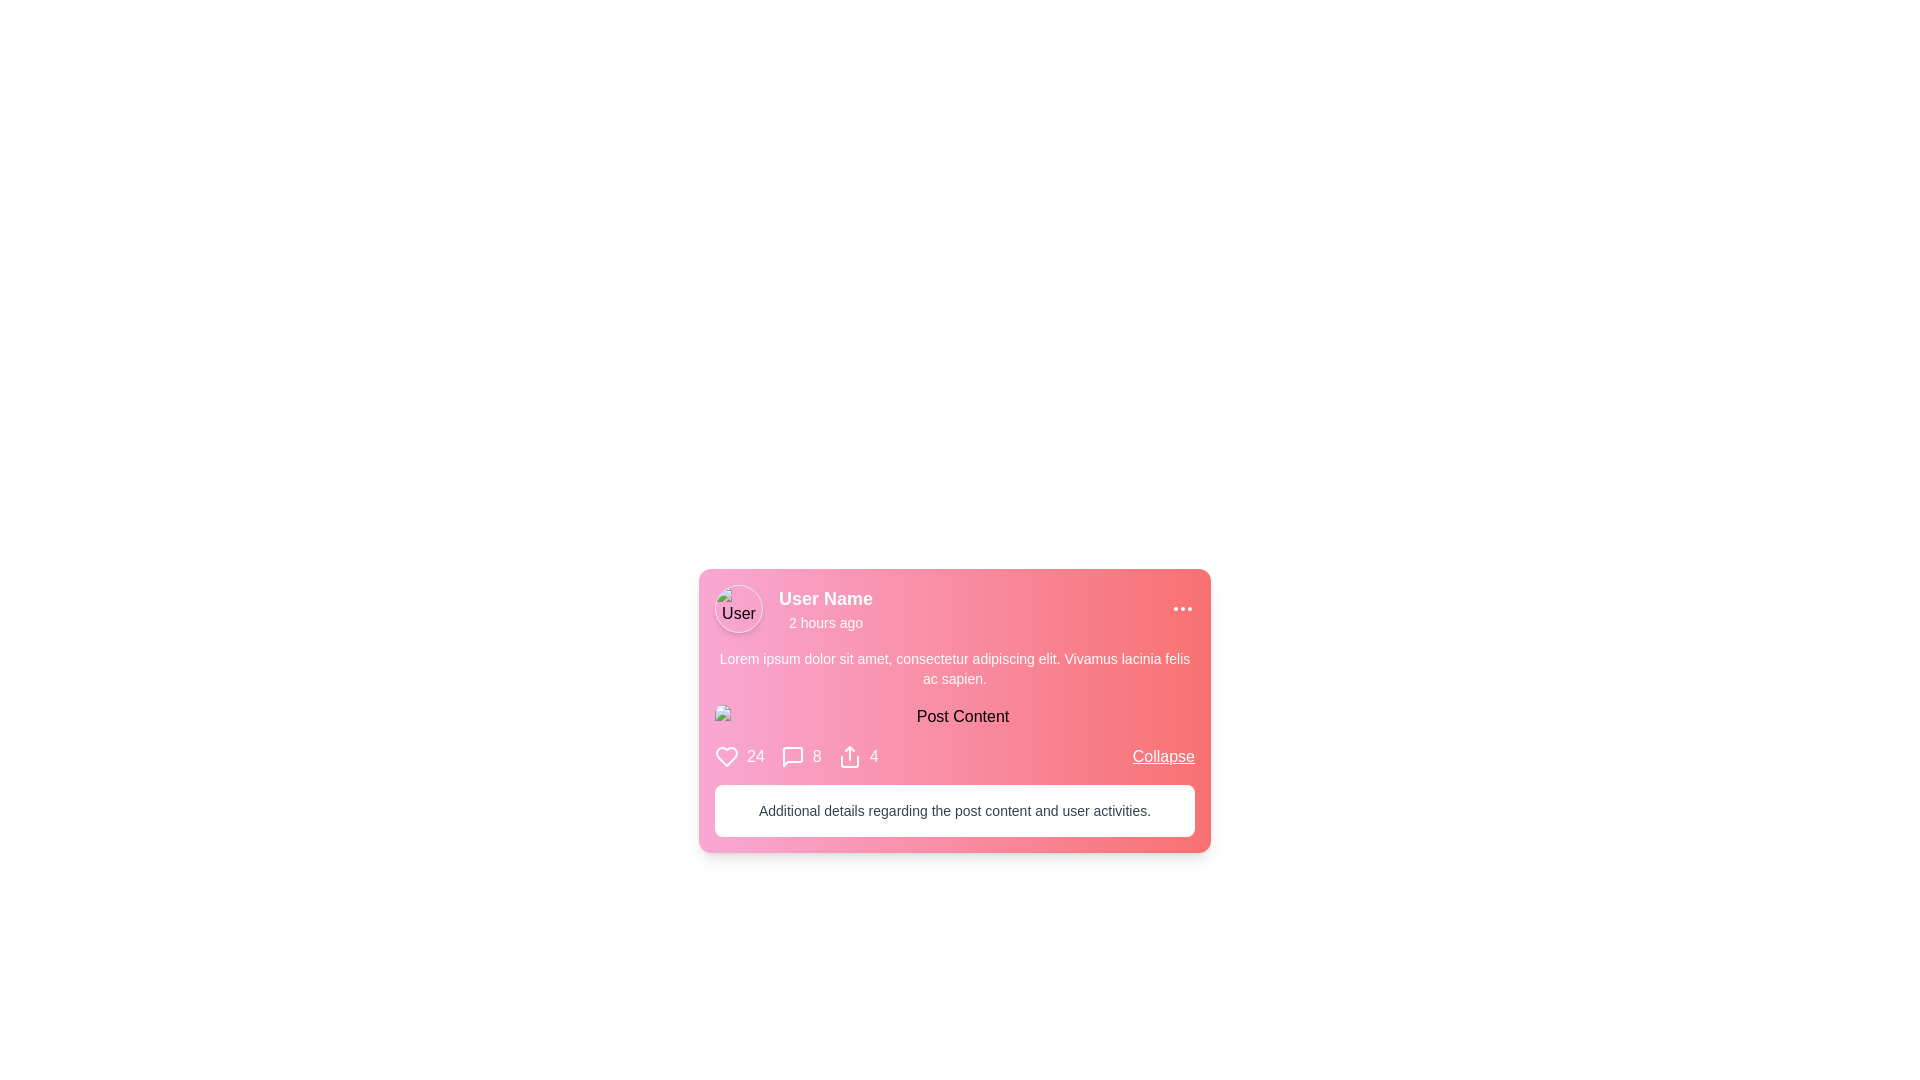 The height and width of the screenshot is (1080, 1920). What do you see at coordinates (858, 756) in the screenshot?
I see `the share button, which is a rounded square icon with an upward arrow and the label '4', located in the bottom row of a card layout` at bounding box center [858, 756].